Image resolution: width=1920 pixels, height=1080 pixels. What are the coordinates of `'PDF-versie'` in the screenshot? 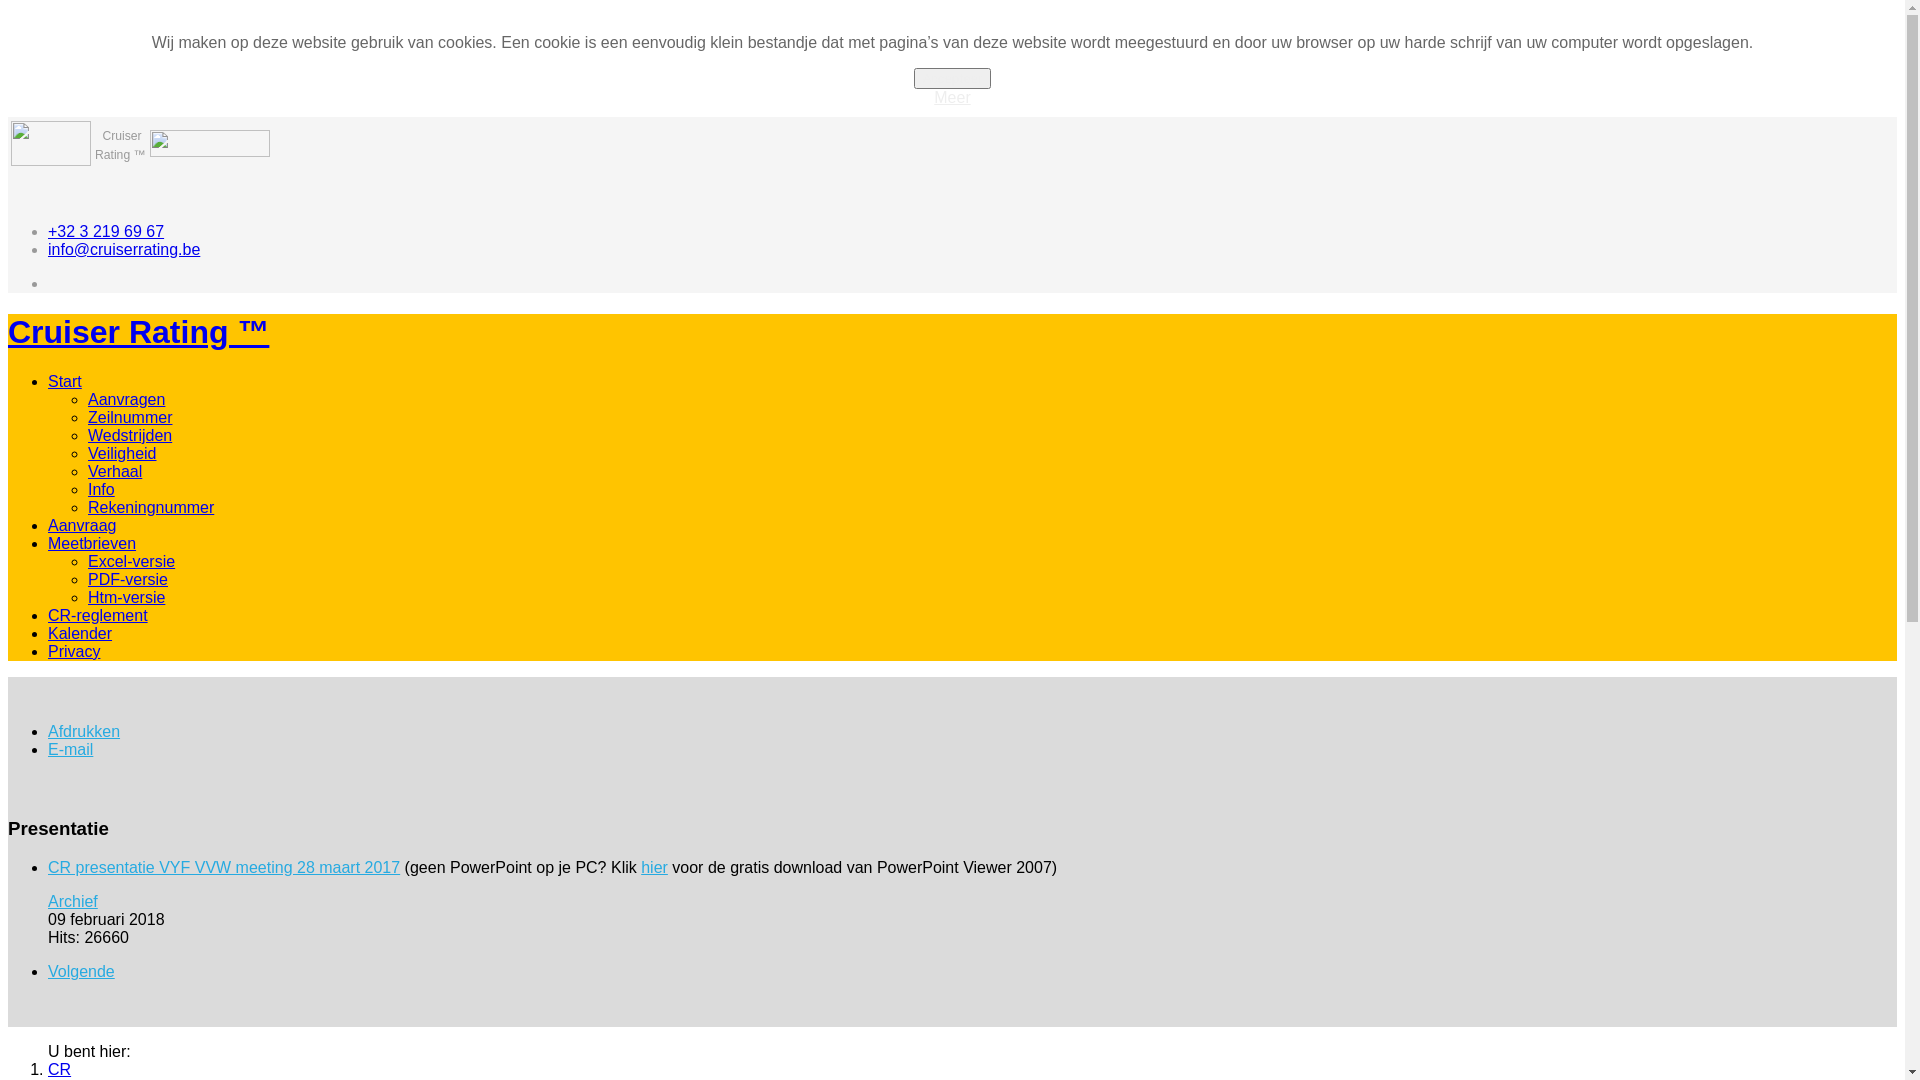 It's located at (127, 579).